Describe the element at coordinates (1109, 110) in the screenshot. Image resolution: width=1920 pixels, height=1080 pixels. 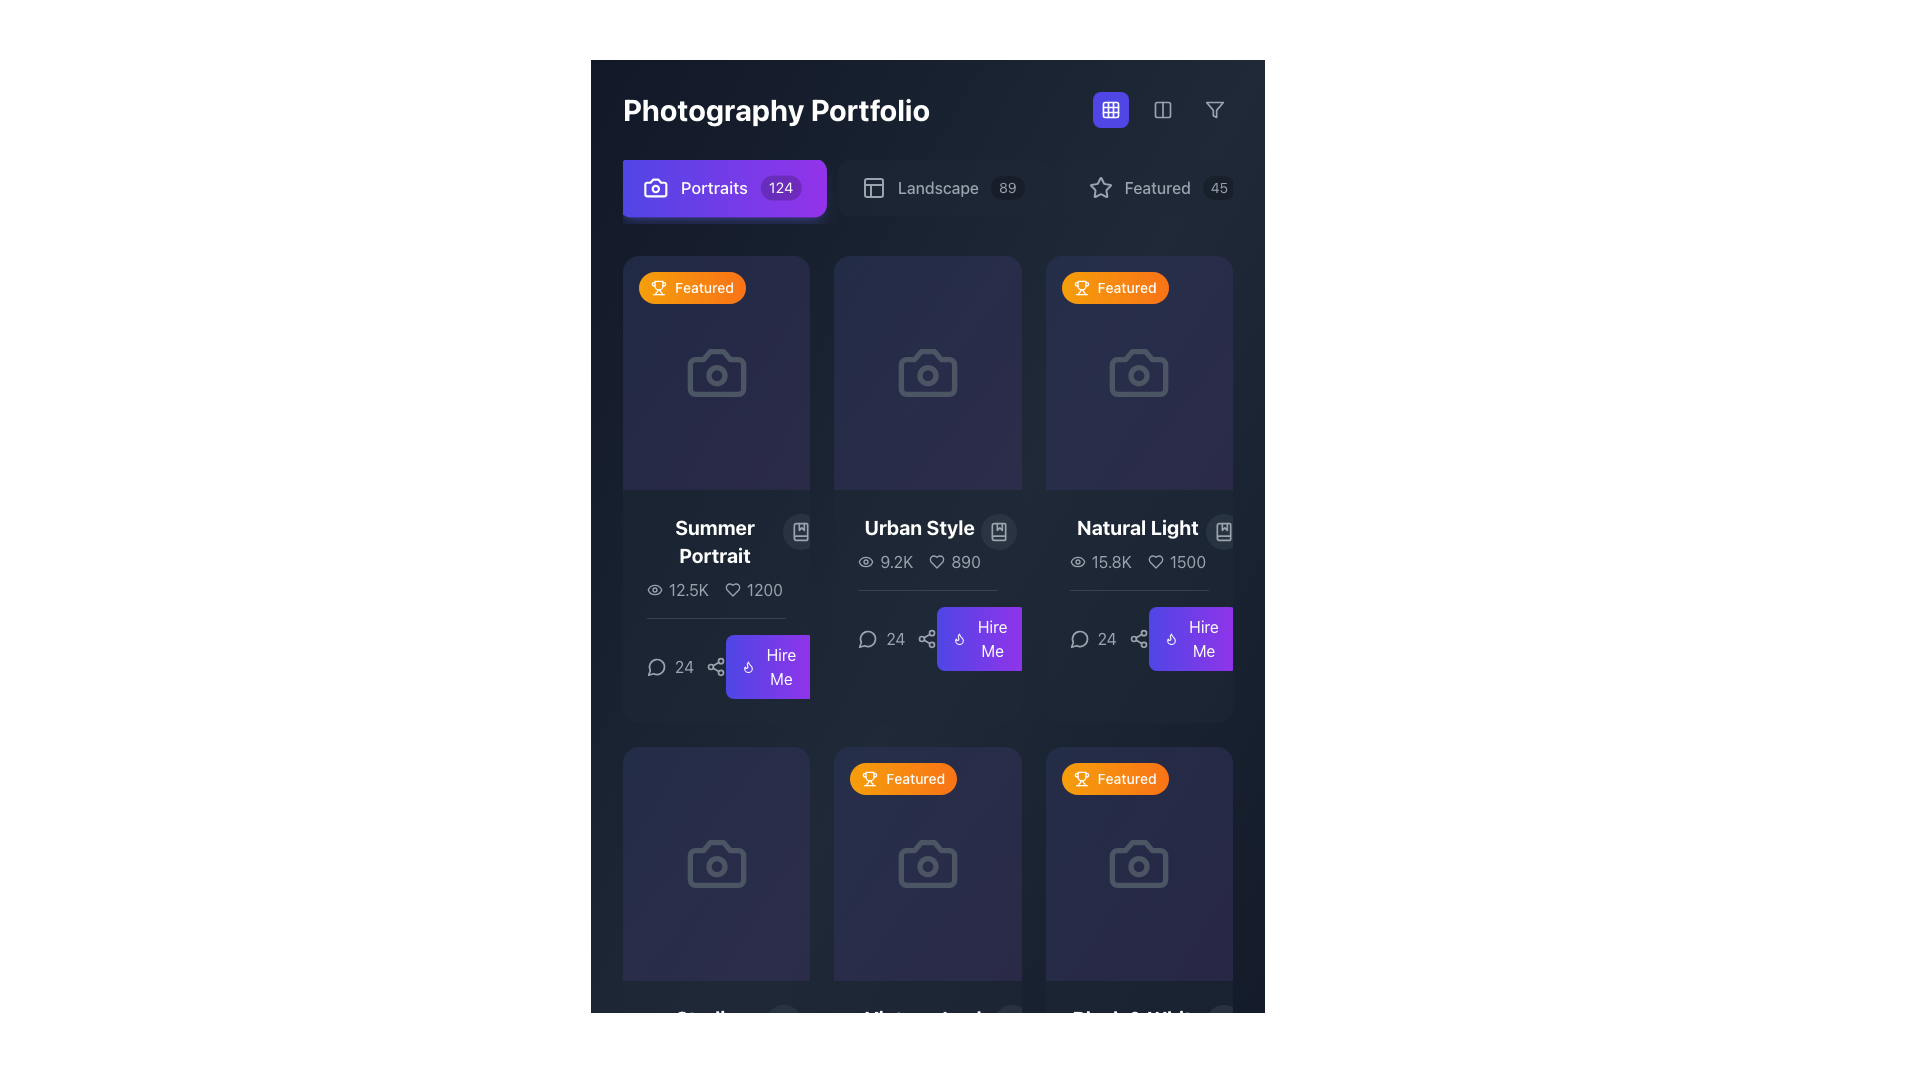
I see `the small, square-shaped indigo button with a grid-like icon centered on it` at that location.